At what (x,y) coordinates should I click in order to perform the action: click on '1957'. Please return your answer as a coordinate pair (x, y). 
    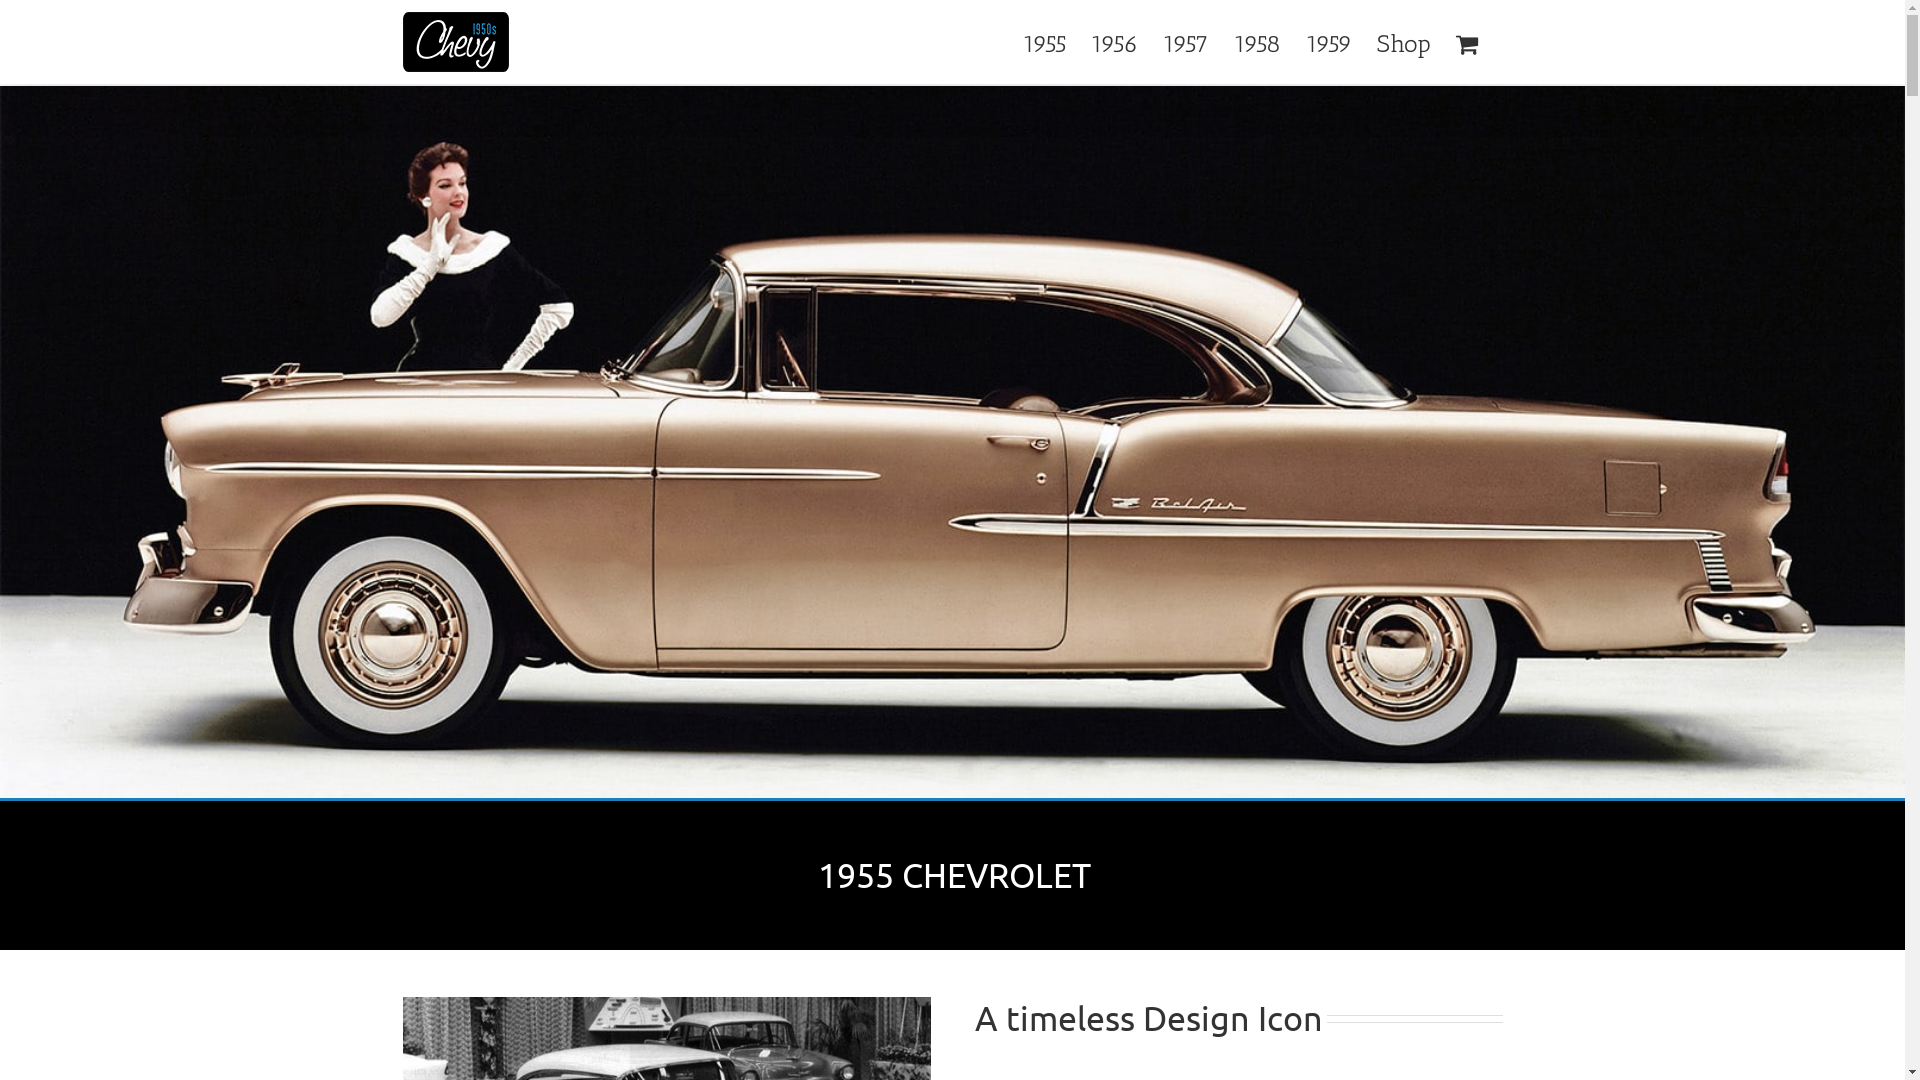
    Looking at the image, I should click on (1185, 42).